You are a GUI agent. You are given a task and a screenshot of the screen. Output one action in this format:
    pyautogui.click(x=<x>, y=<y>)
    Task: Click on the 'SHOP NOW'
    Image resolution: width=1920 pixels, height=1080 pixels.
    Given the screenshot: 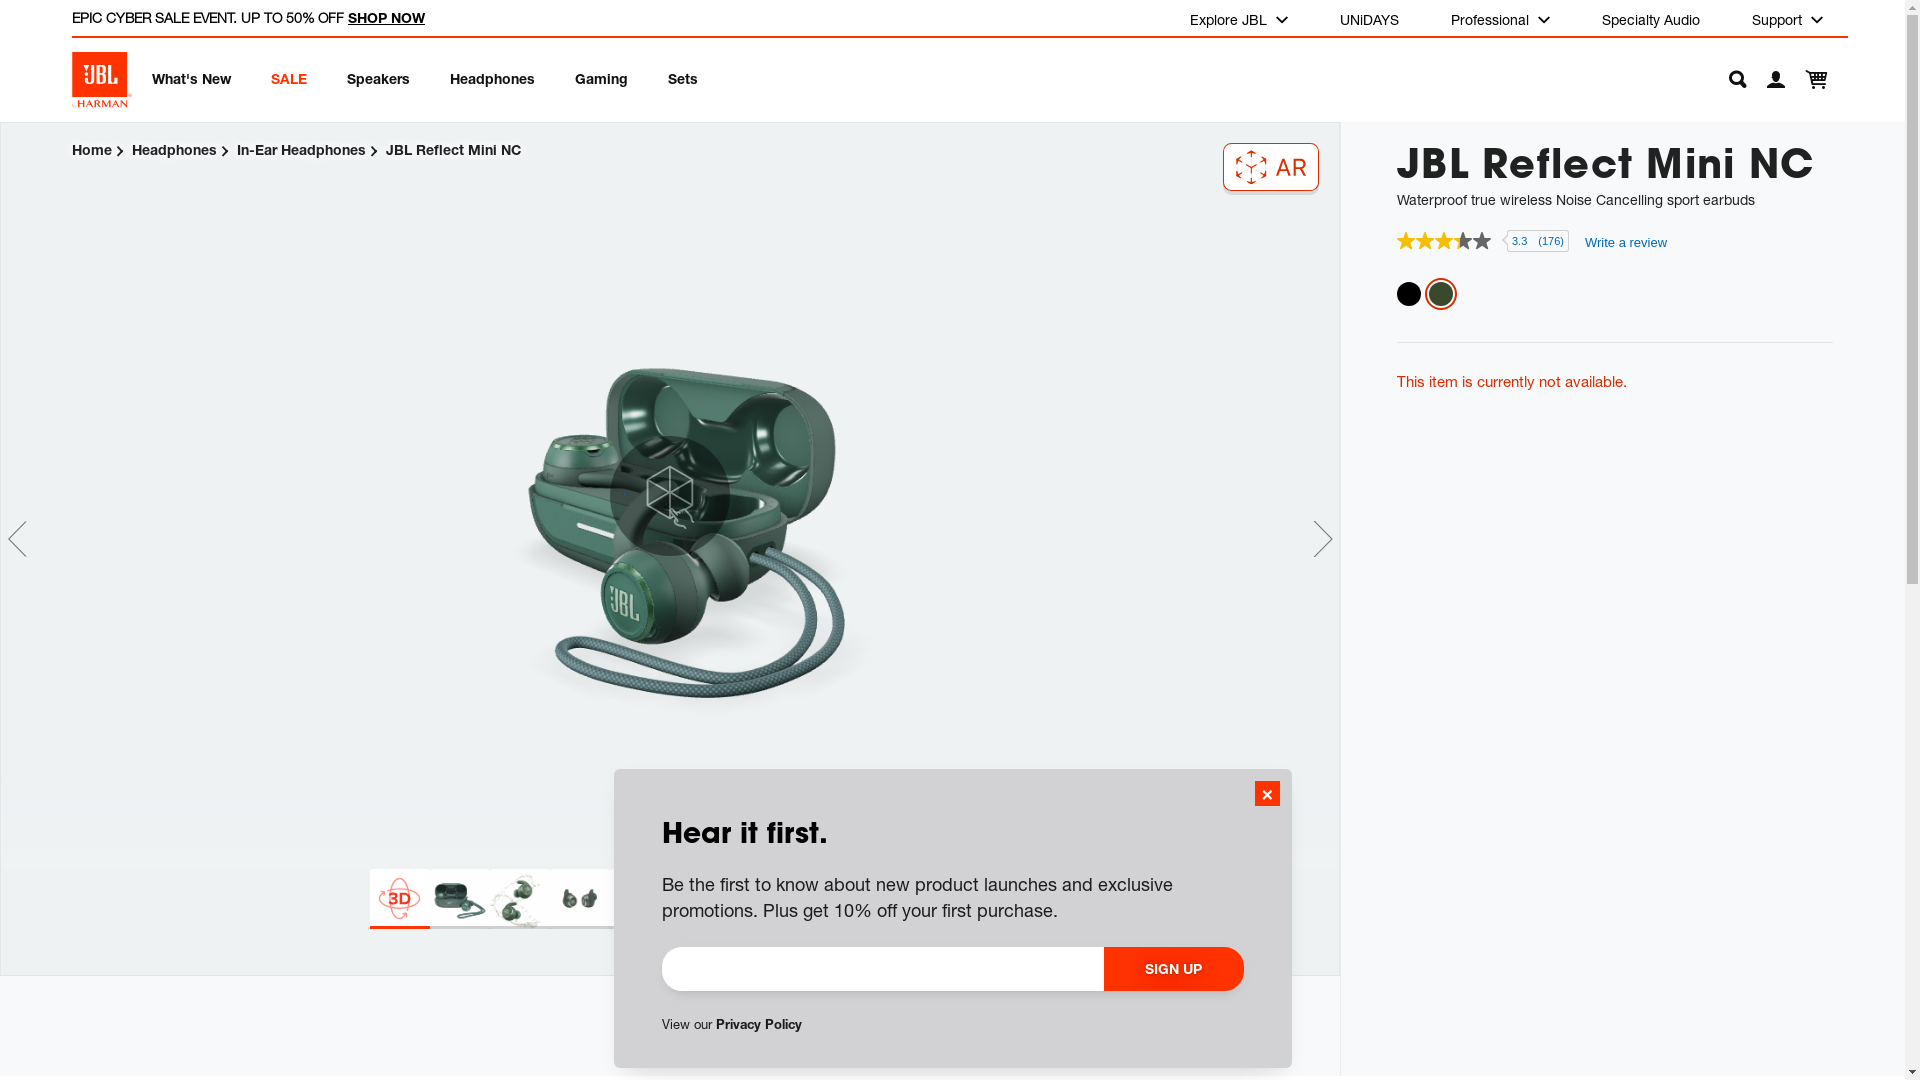 What is the action you would take?
    pyautogui.click(x=386, y=17)
    